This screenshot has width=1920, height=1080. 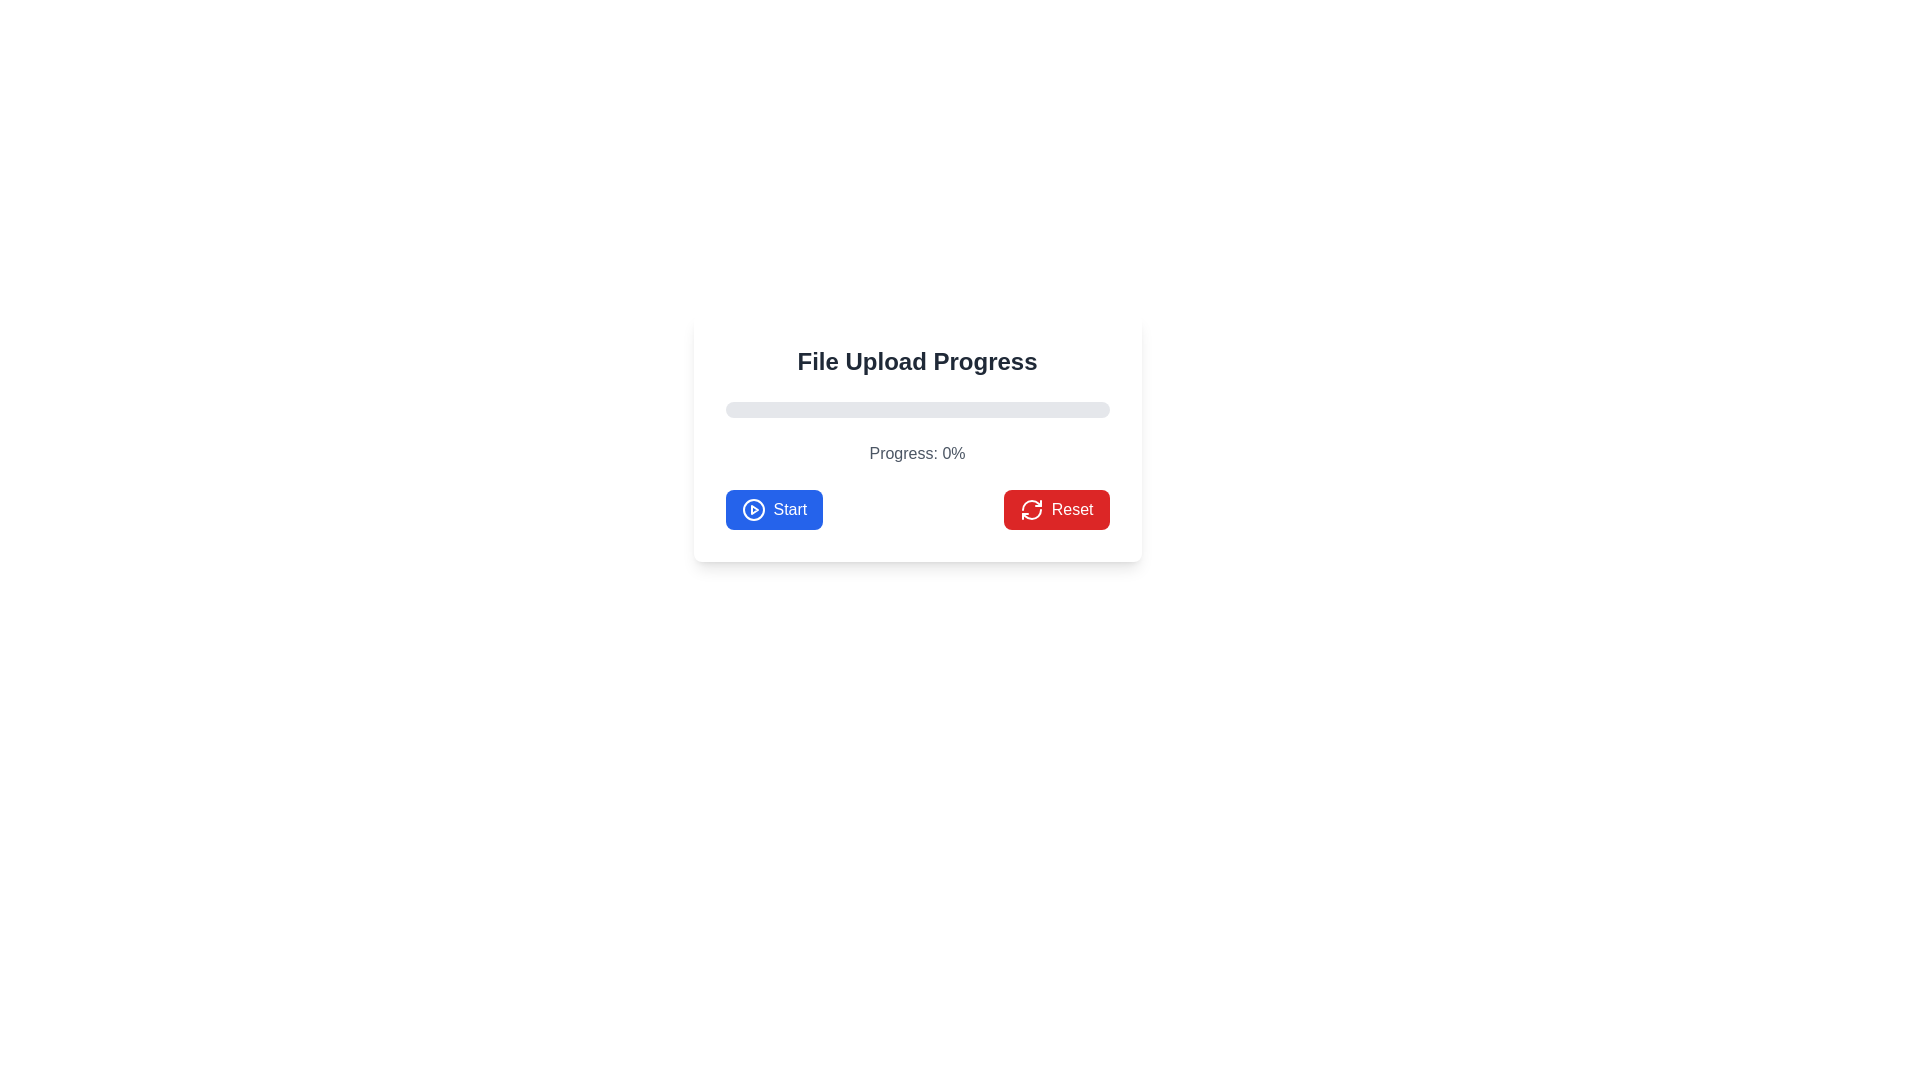 I want to click on the red 'Reset' button with a circular arrow icon and bold white text to initiate a reset action, so click(x=1055, y=508).